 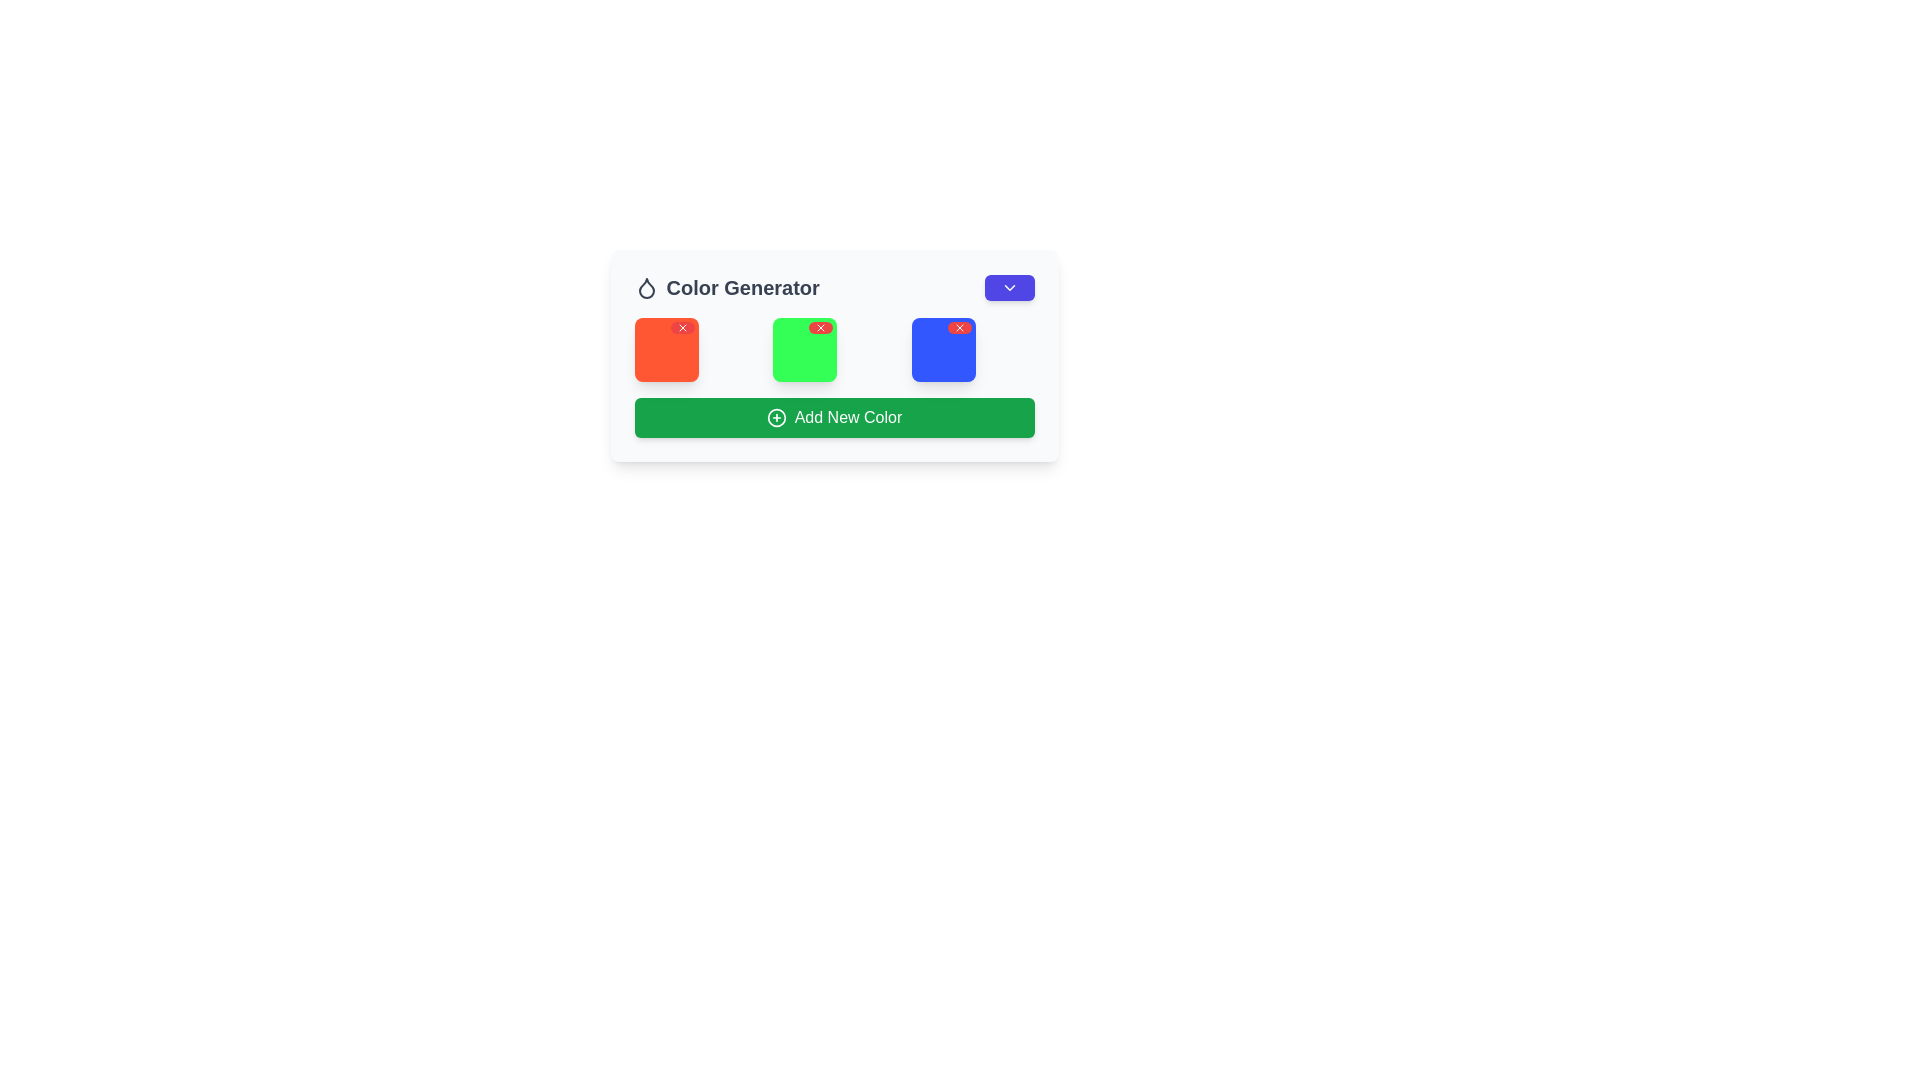 I want to click on the 'Color Generator' icon located near the top-left corner of the 'Color Generator' box, visually aligned horizontally with the title text, so click(x=646, y=288).